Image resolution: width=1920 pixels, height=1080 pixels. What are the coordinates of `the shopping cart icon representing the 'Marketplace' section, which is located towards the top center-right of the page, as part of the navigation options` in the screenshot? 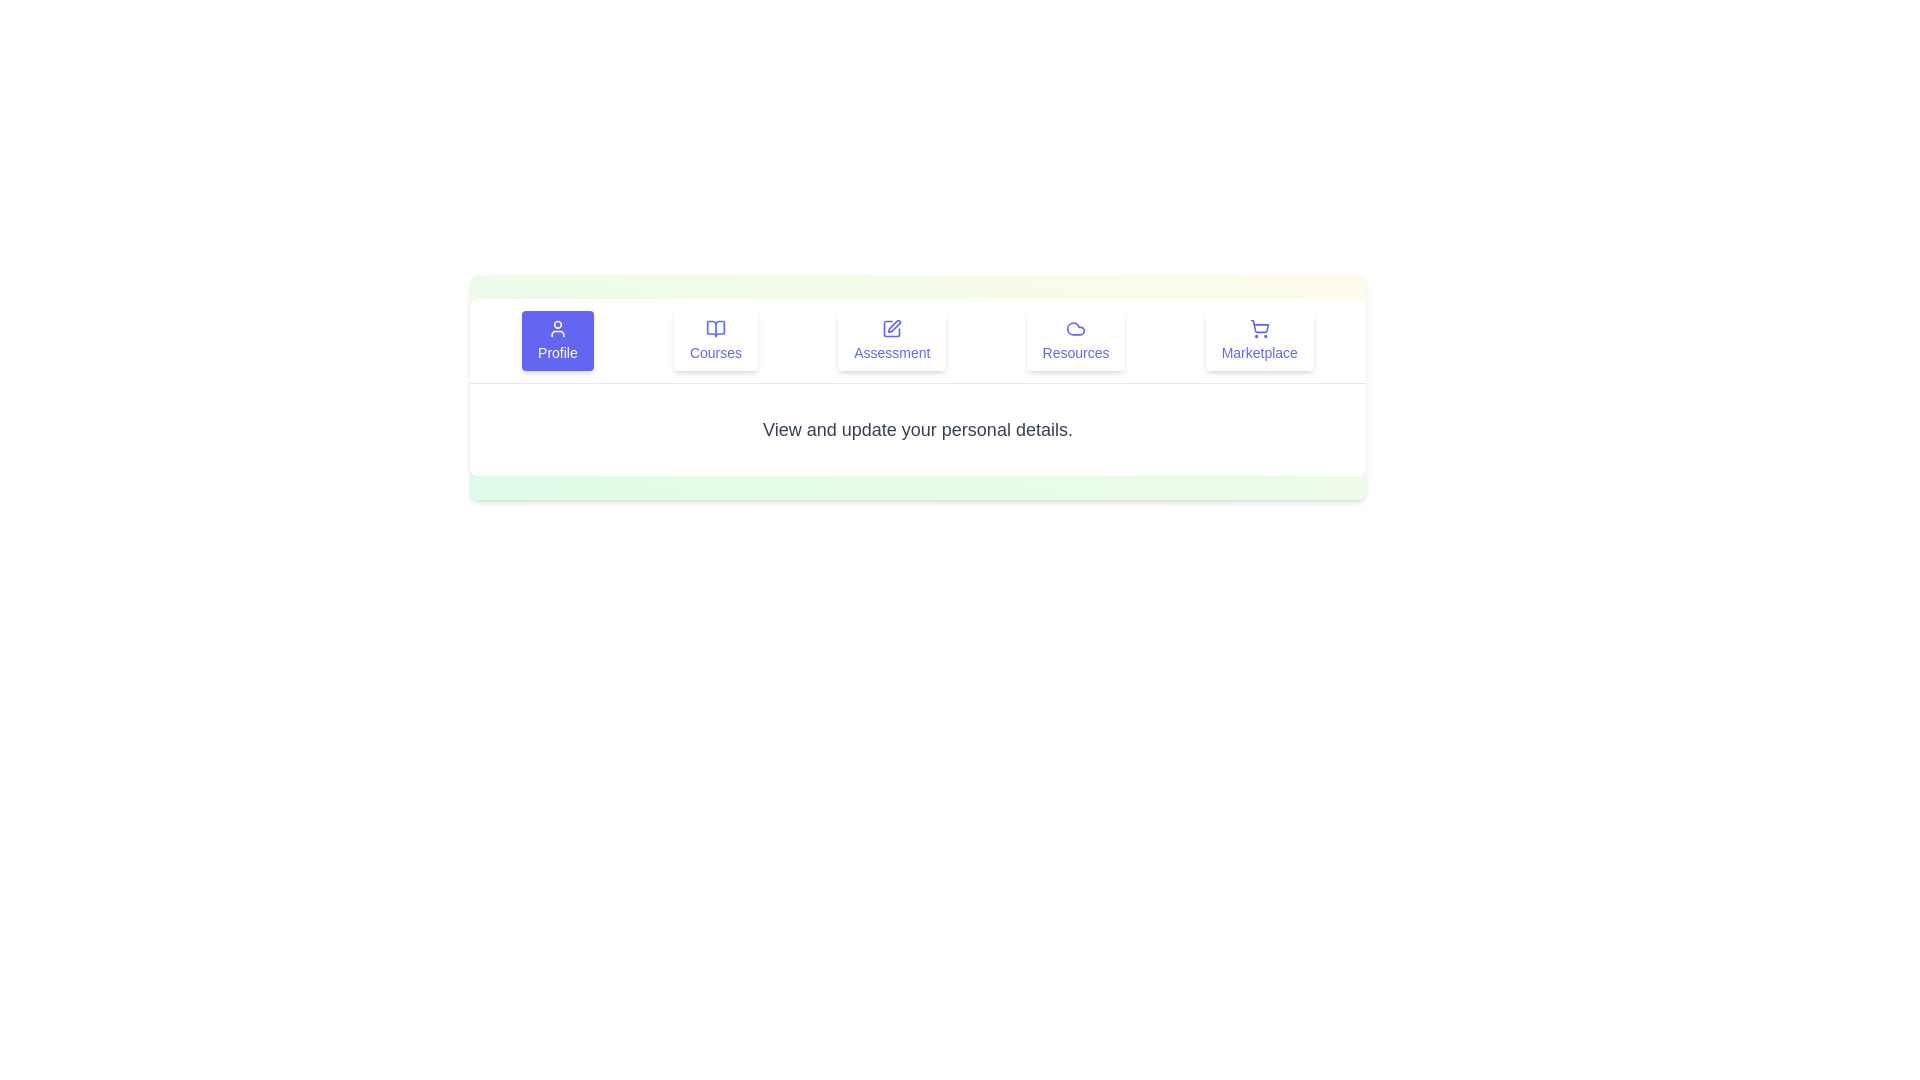 It's located at (1258, 325).